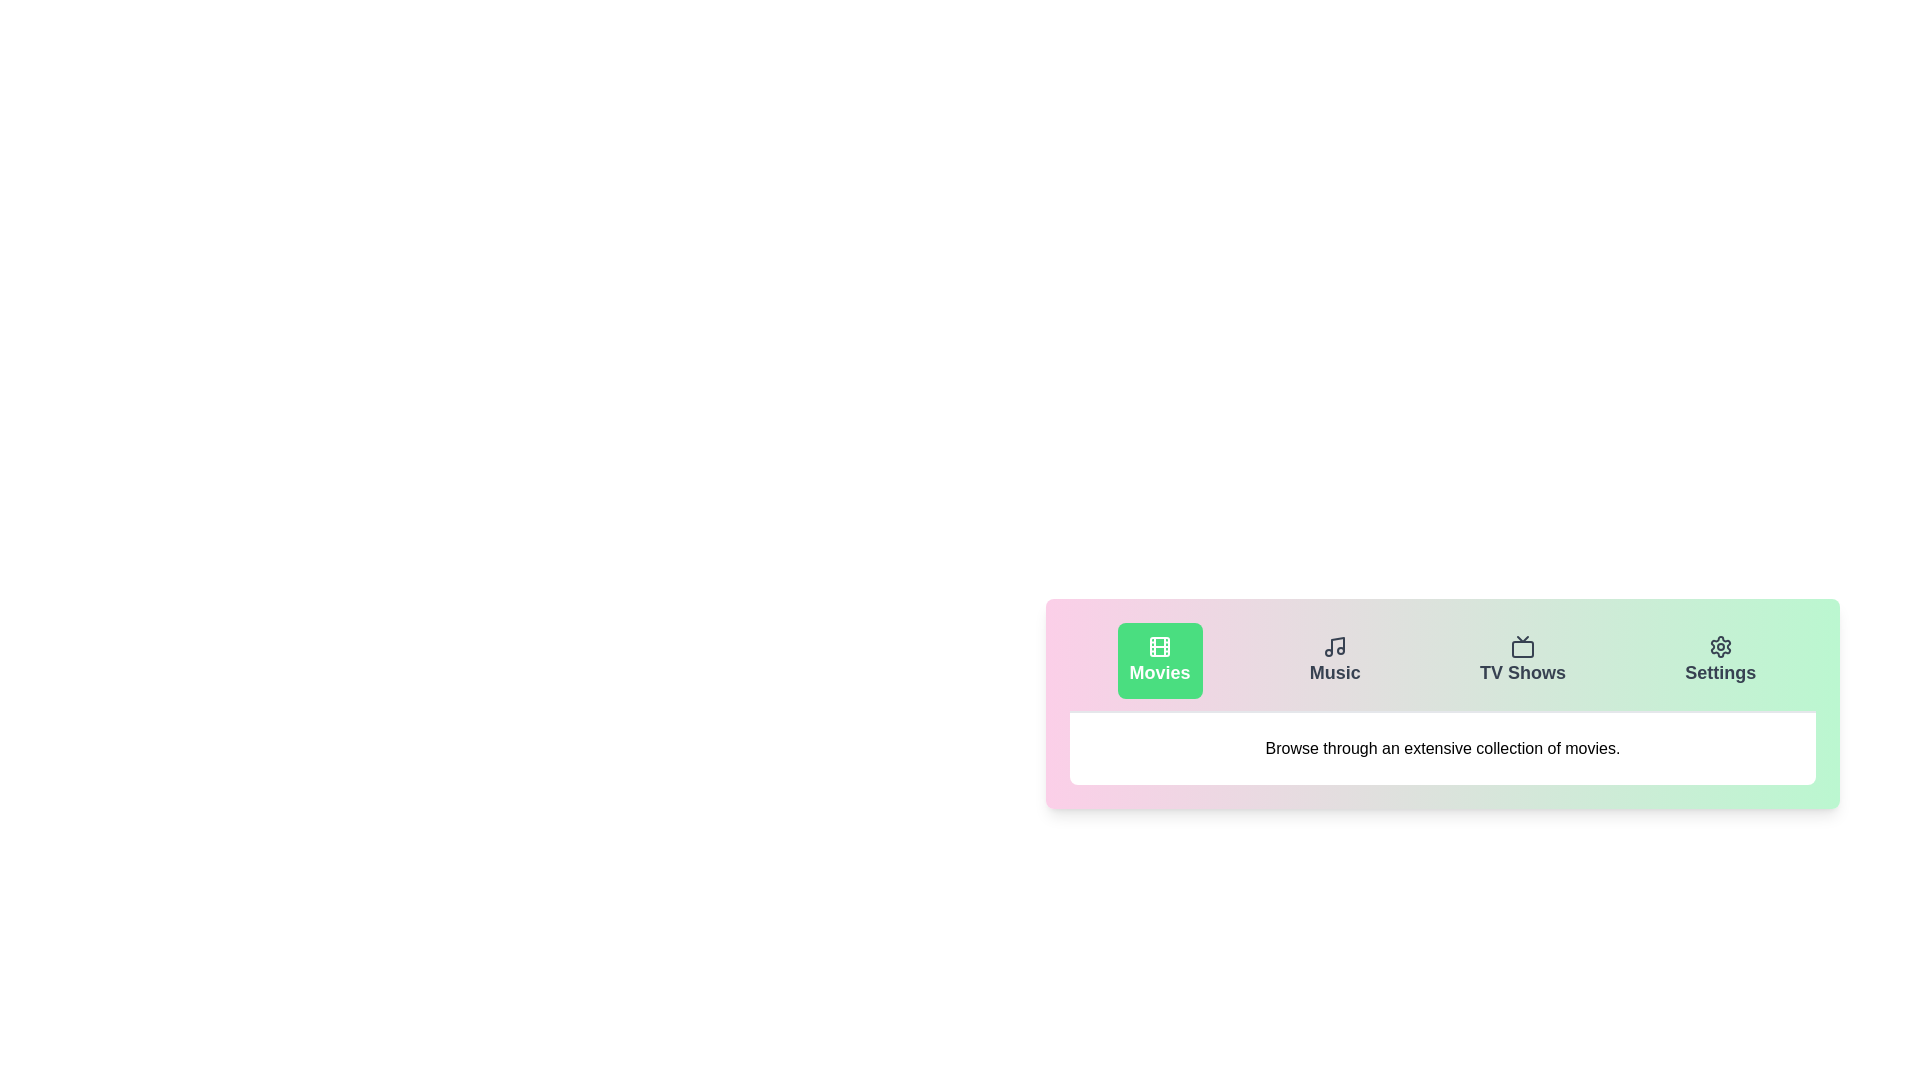  Describe the element at coordinates (1718, 660) in the screenshot. I see `the Settings tab to switch to its content` at that location.